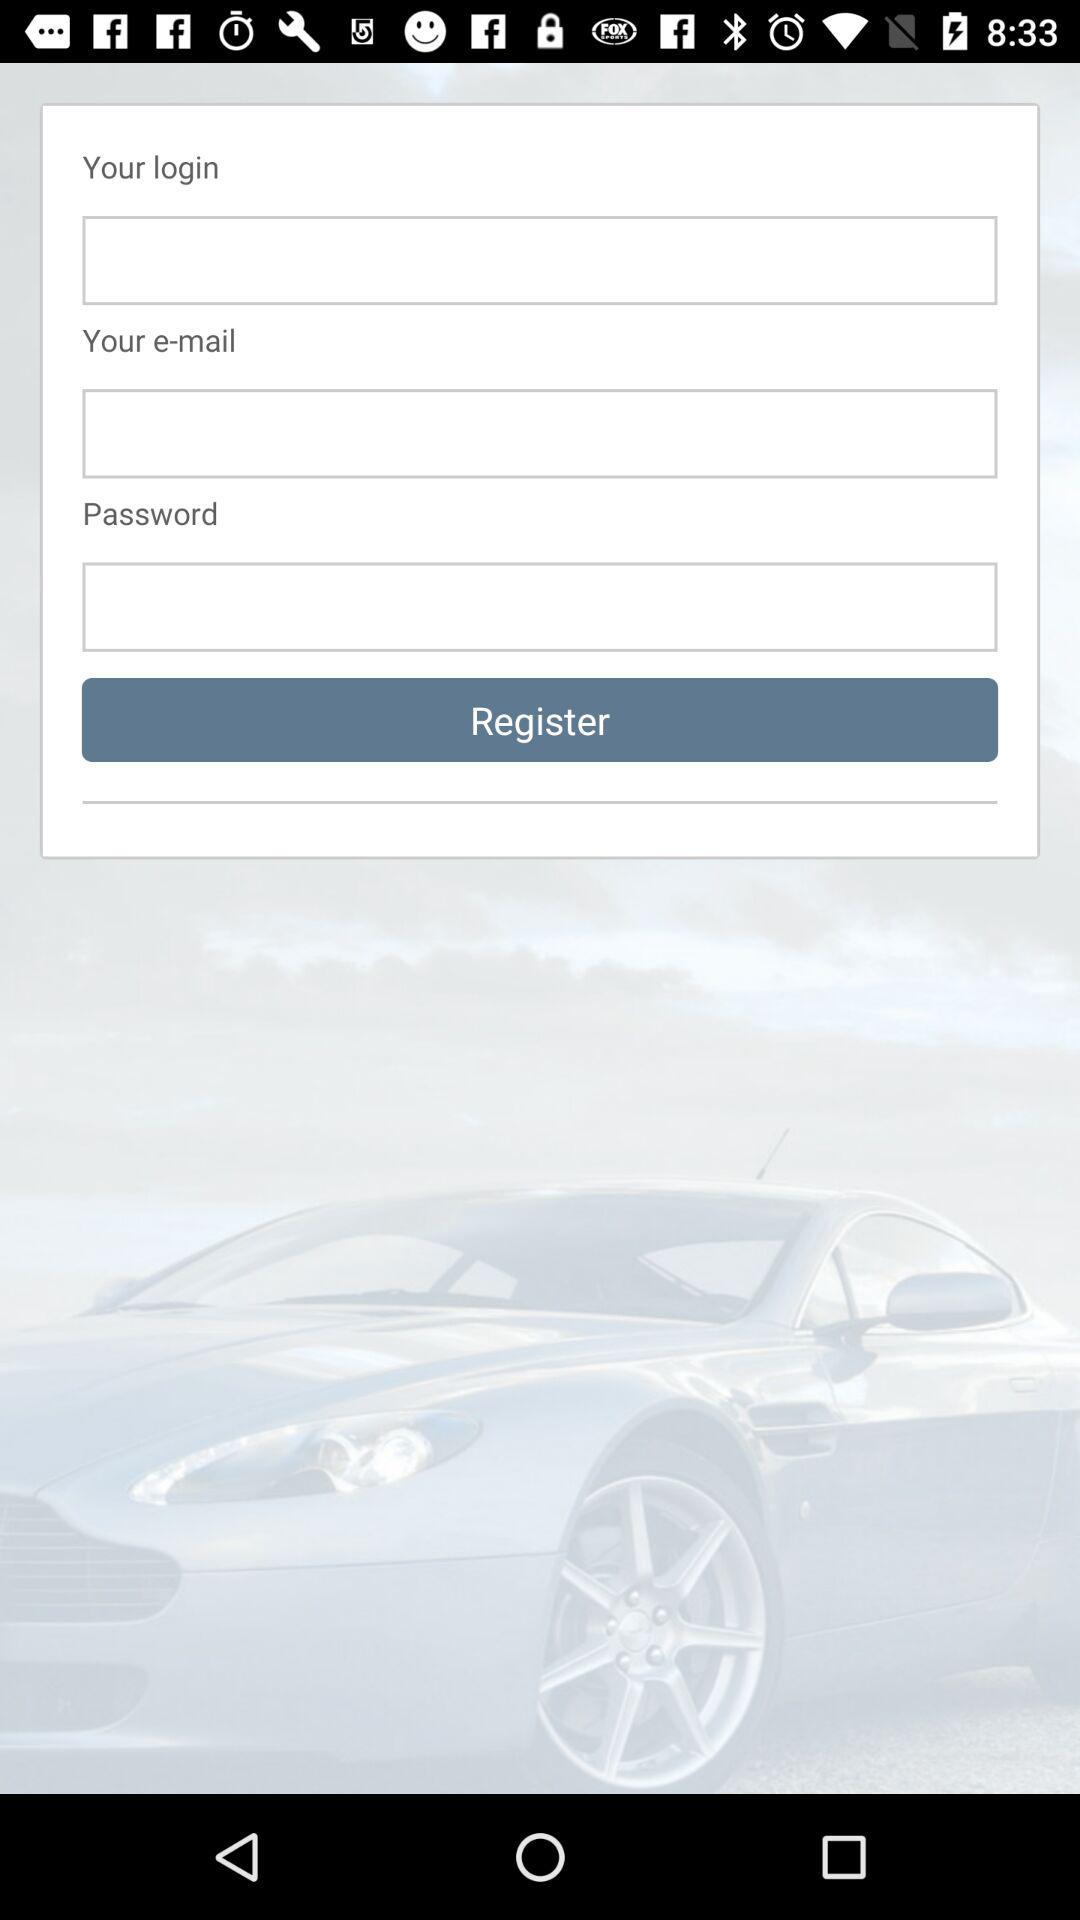 The image size is (1080, 1920). Describe the element at coordinates (540, 432) in the screenshot. I see `login page` at that location.